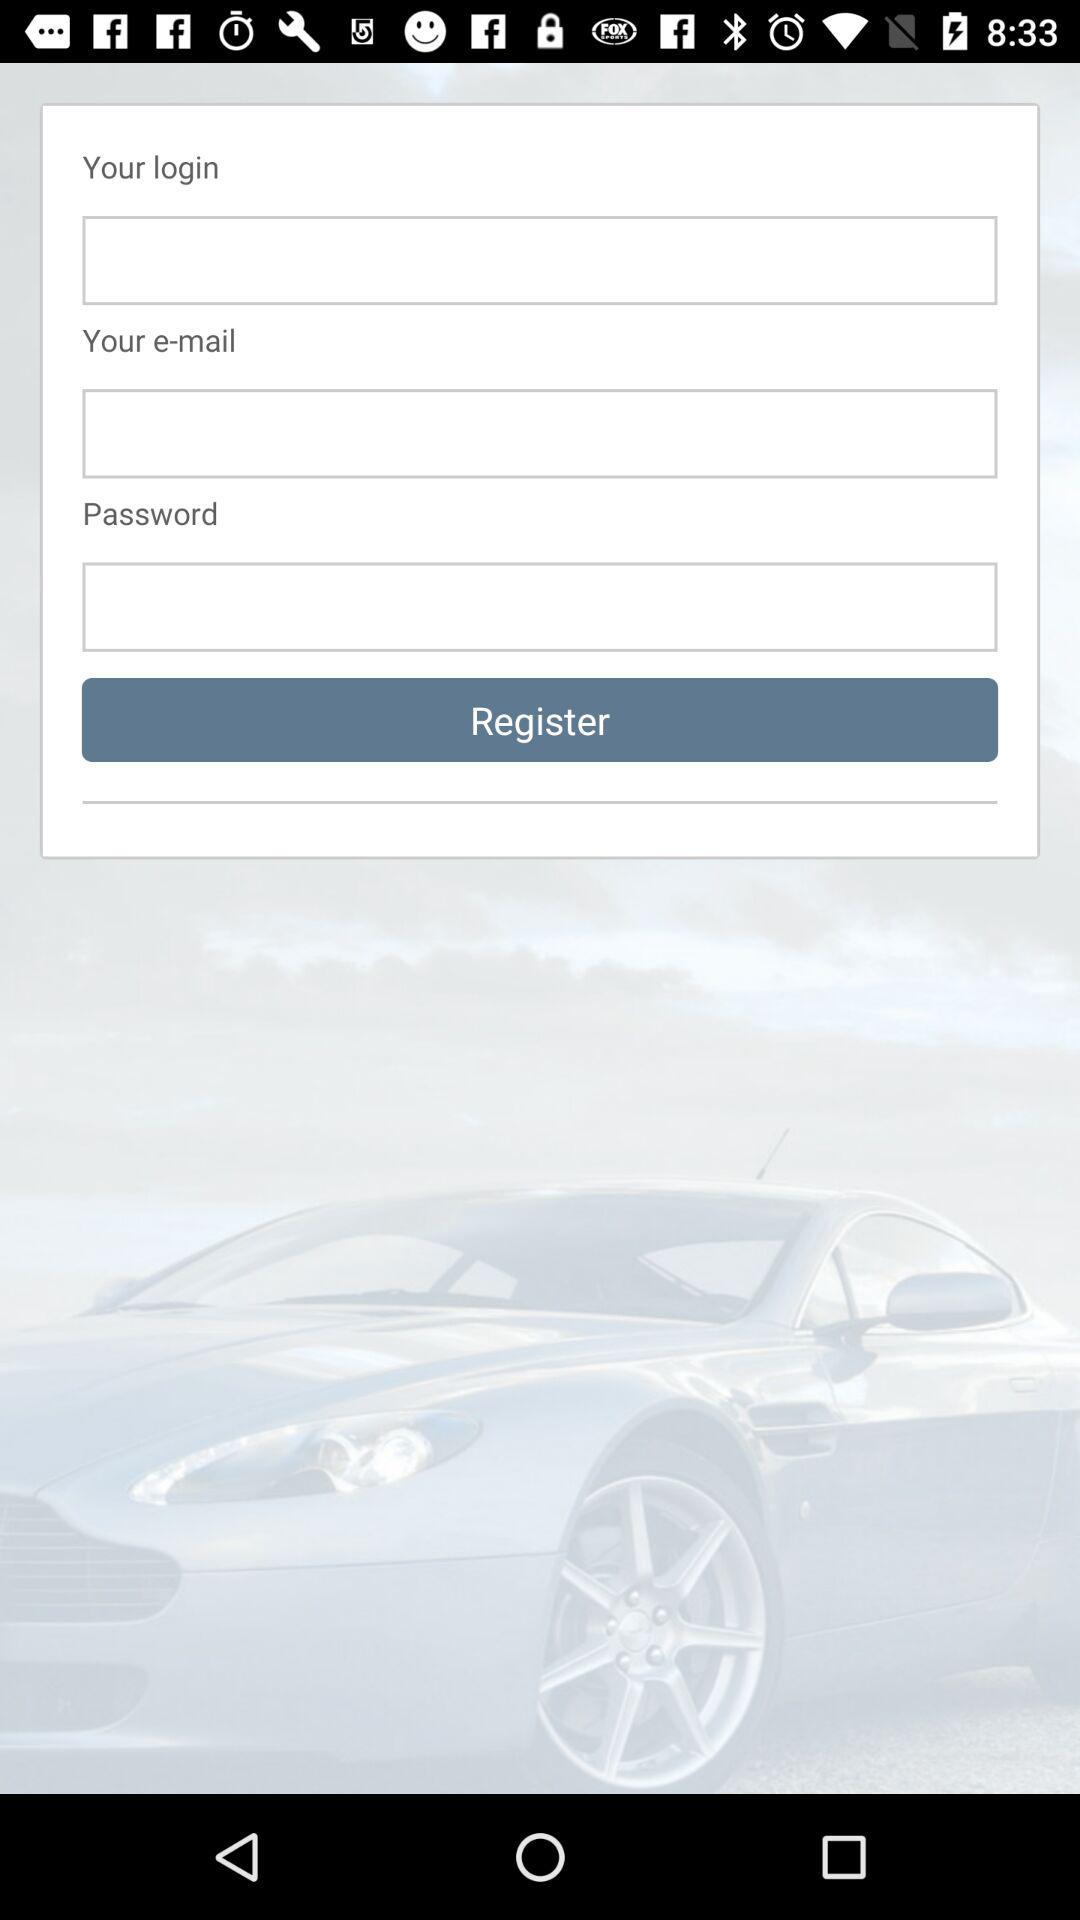 The image size is (1080, 1920). Describe the element at coordinates (540, 432) in the screenshot. I see `login page` at that location.